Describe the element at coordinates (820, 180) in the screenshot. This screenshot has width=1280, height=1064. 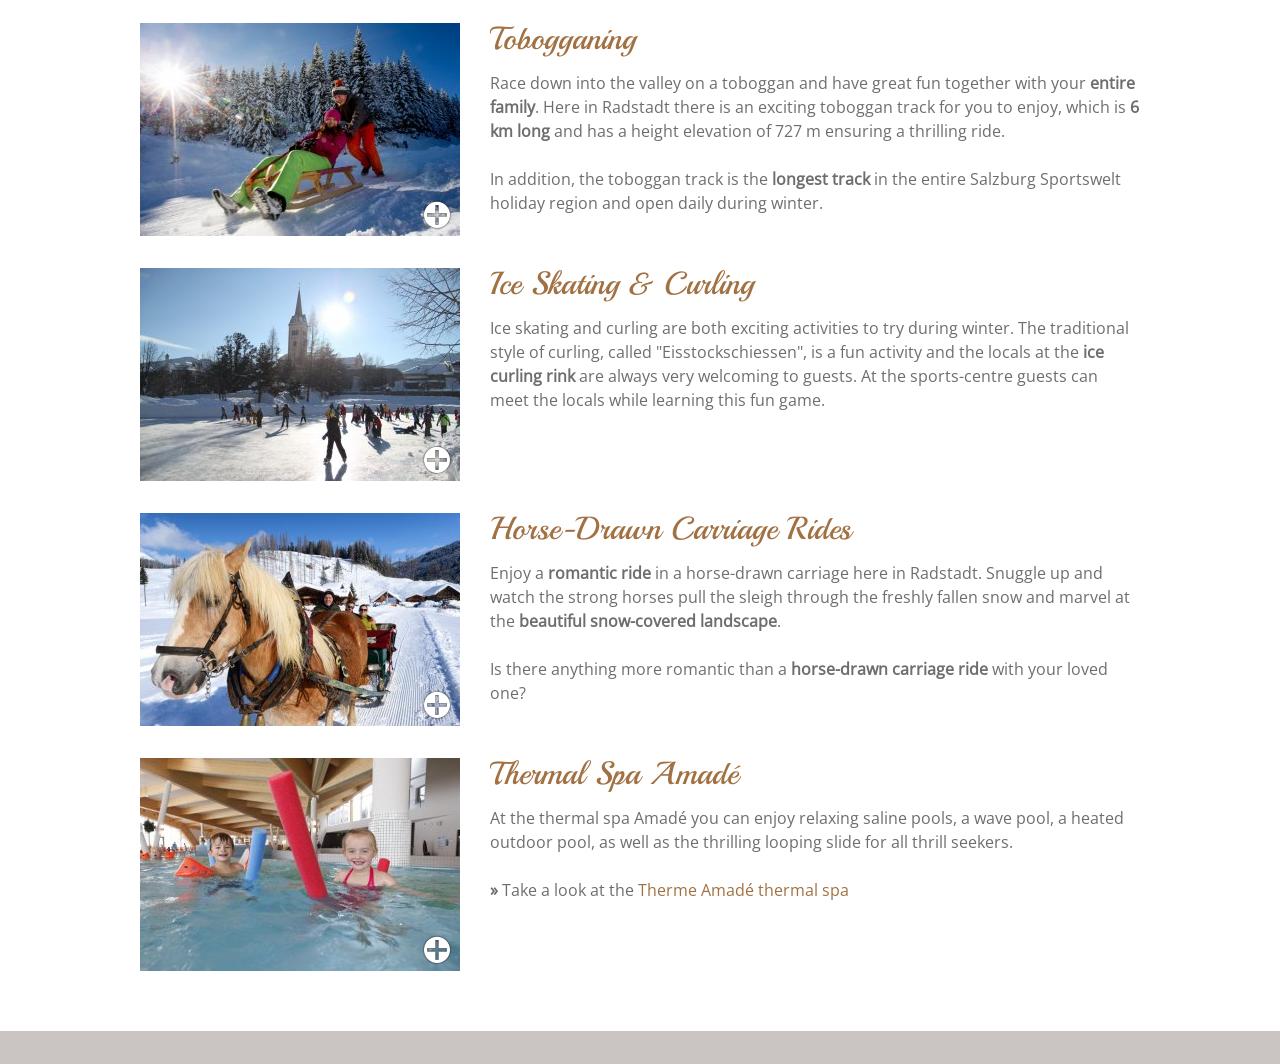
I see `'longest track'` at that location.